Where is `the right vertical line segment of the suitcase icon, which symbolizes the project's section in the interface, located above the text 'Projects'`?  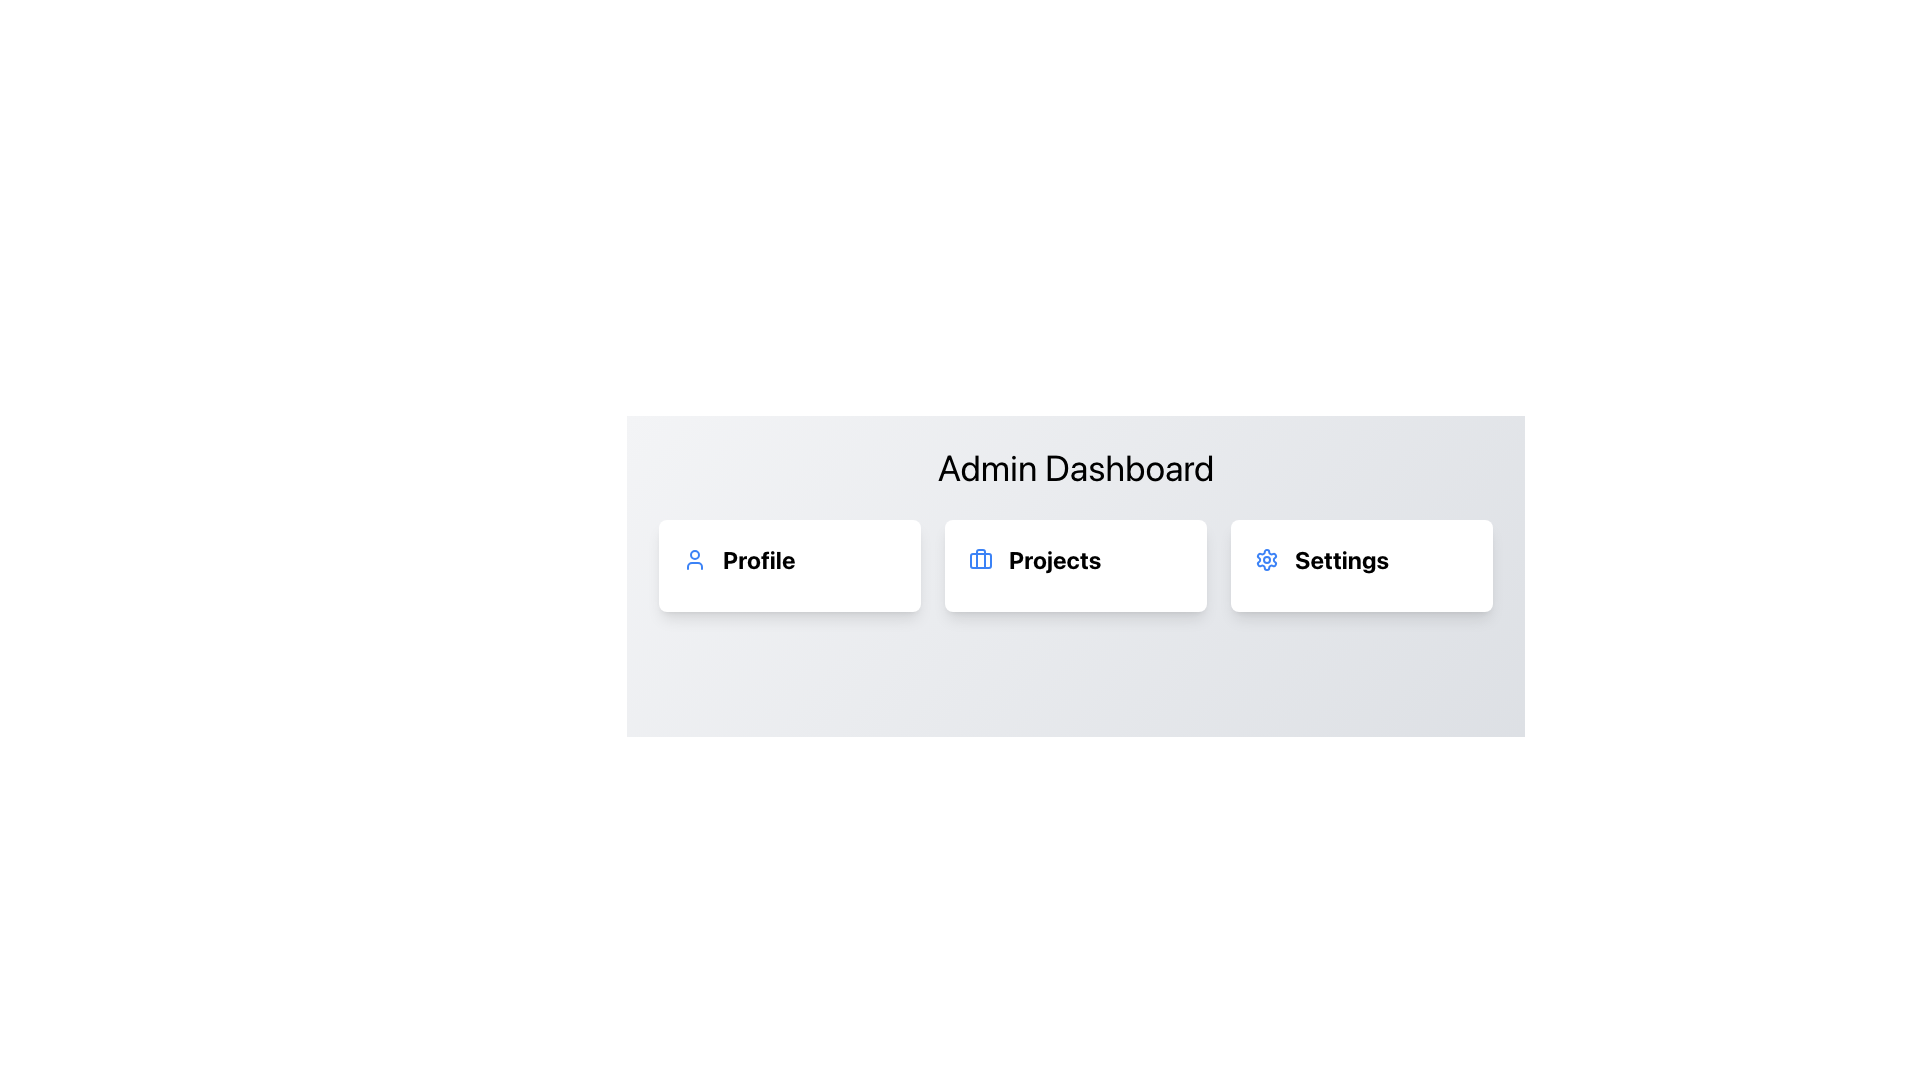 the right vertical line segment of the suitcase icon, which symbolizes the project's section in the interface, located above the text 'Projects' is located at coordinates (980, 559).